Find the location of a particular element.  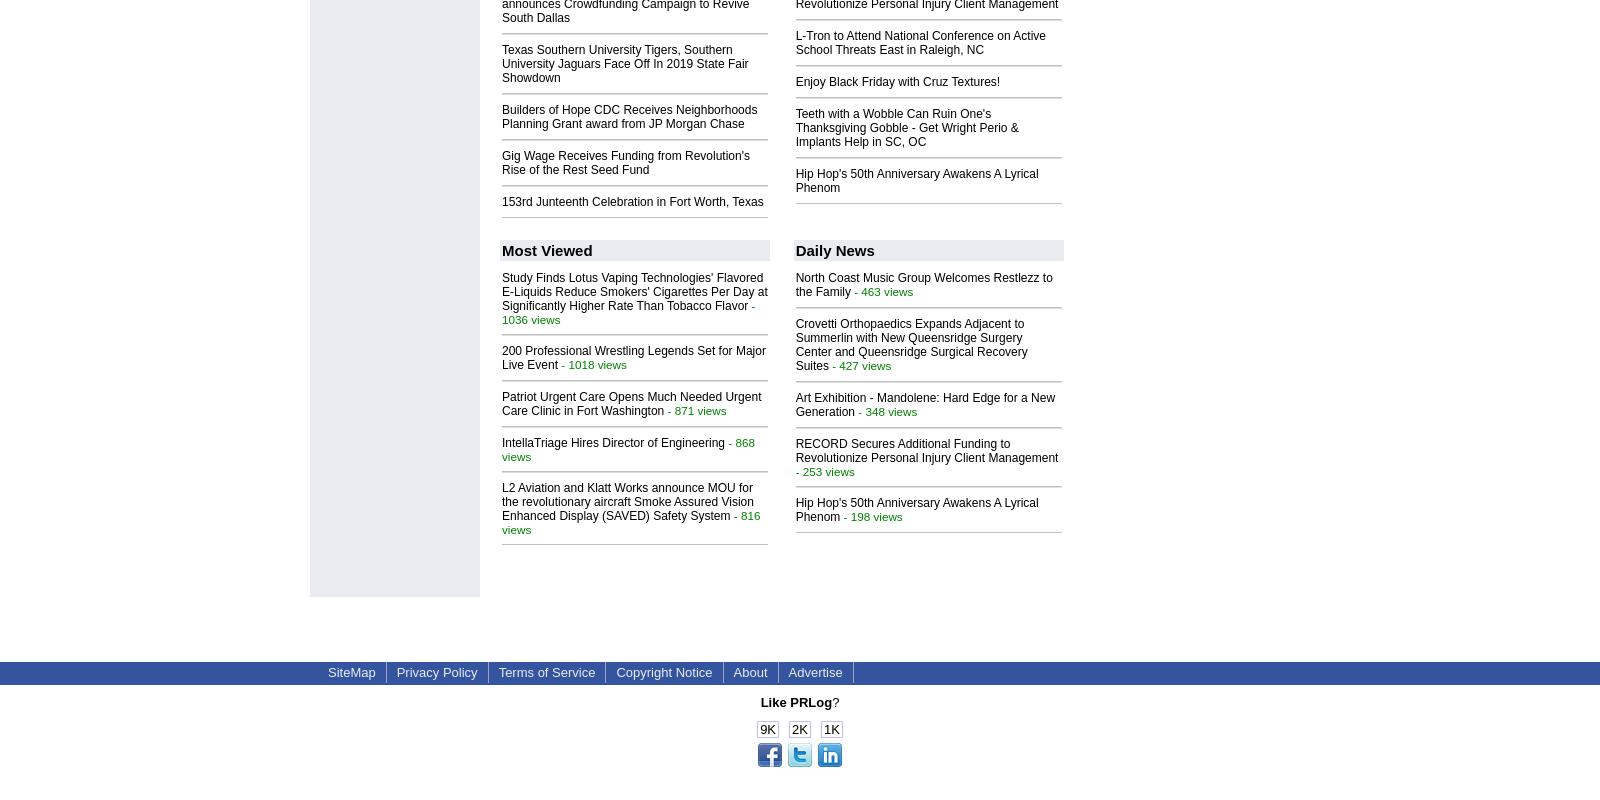

'Crovetti Orthopaedics Expands Adjacent to Summerlin with New Queensridge Surgery Center and Queensridge Surgical Recovery Suites' is located at coordinates (910, 344).